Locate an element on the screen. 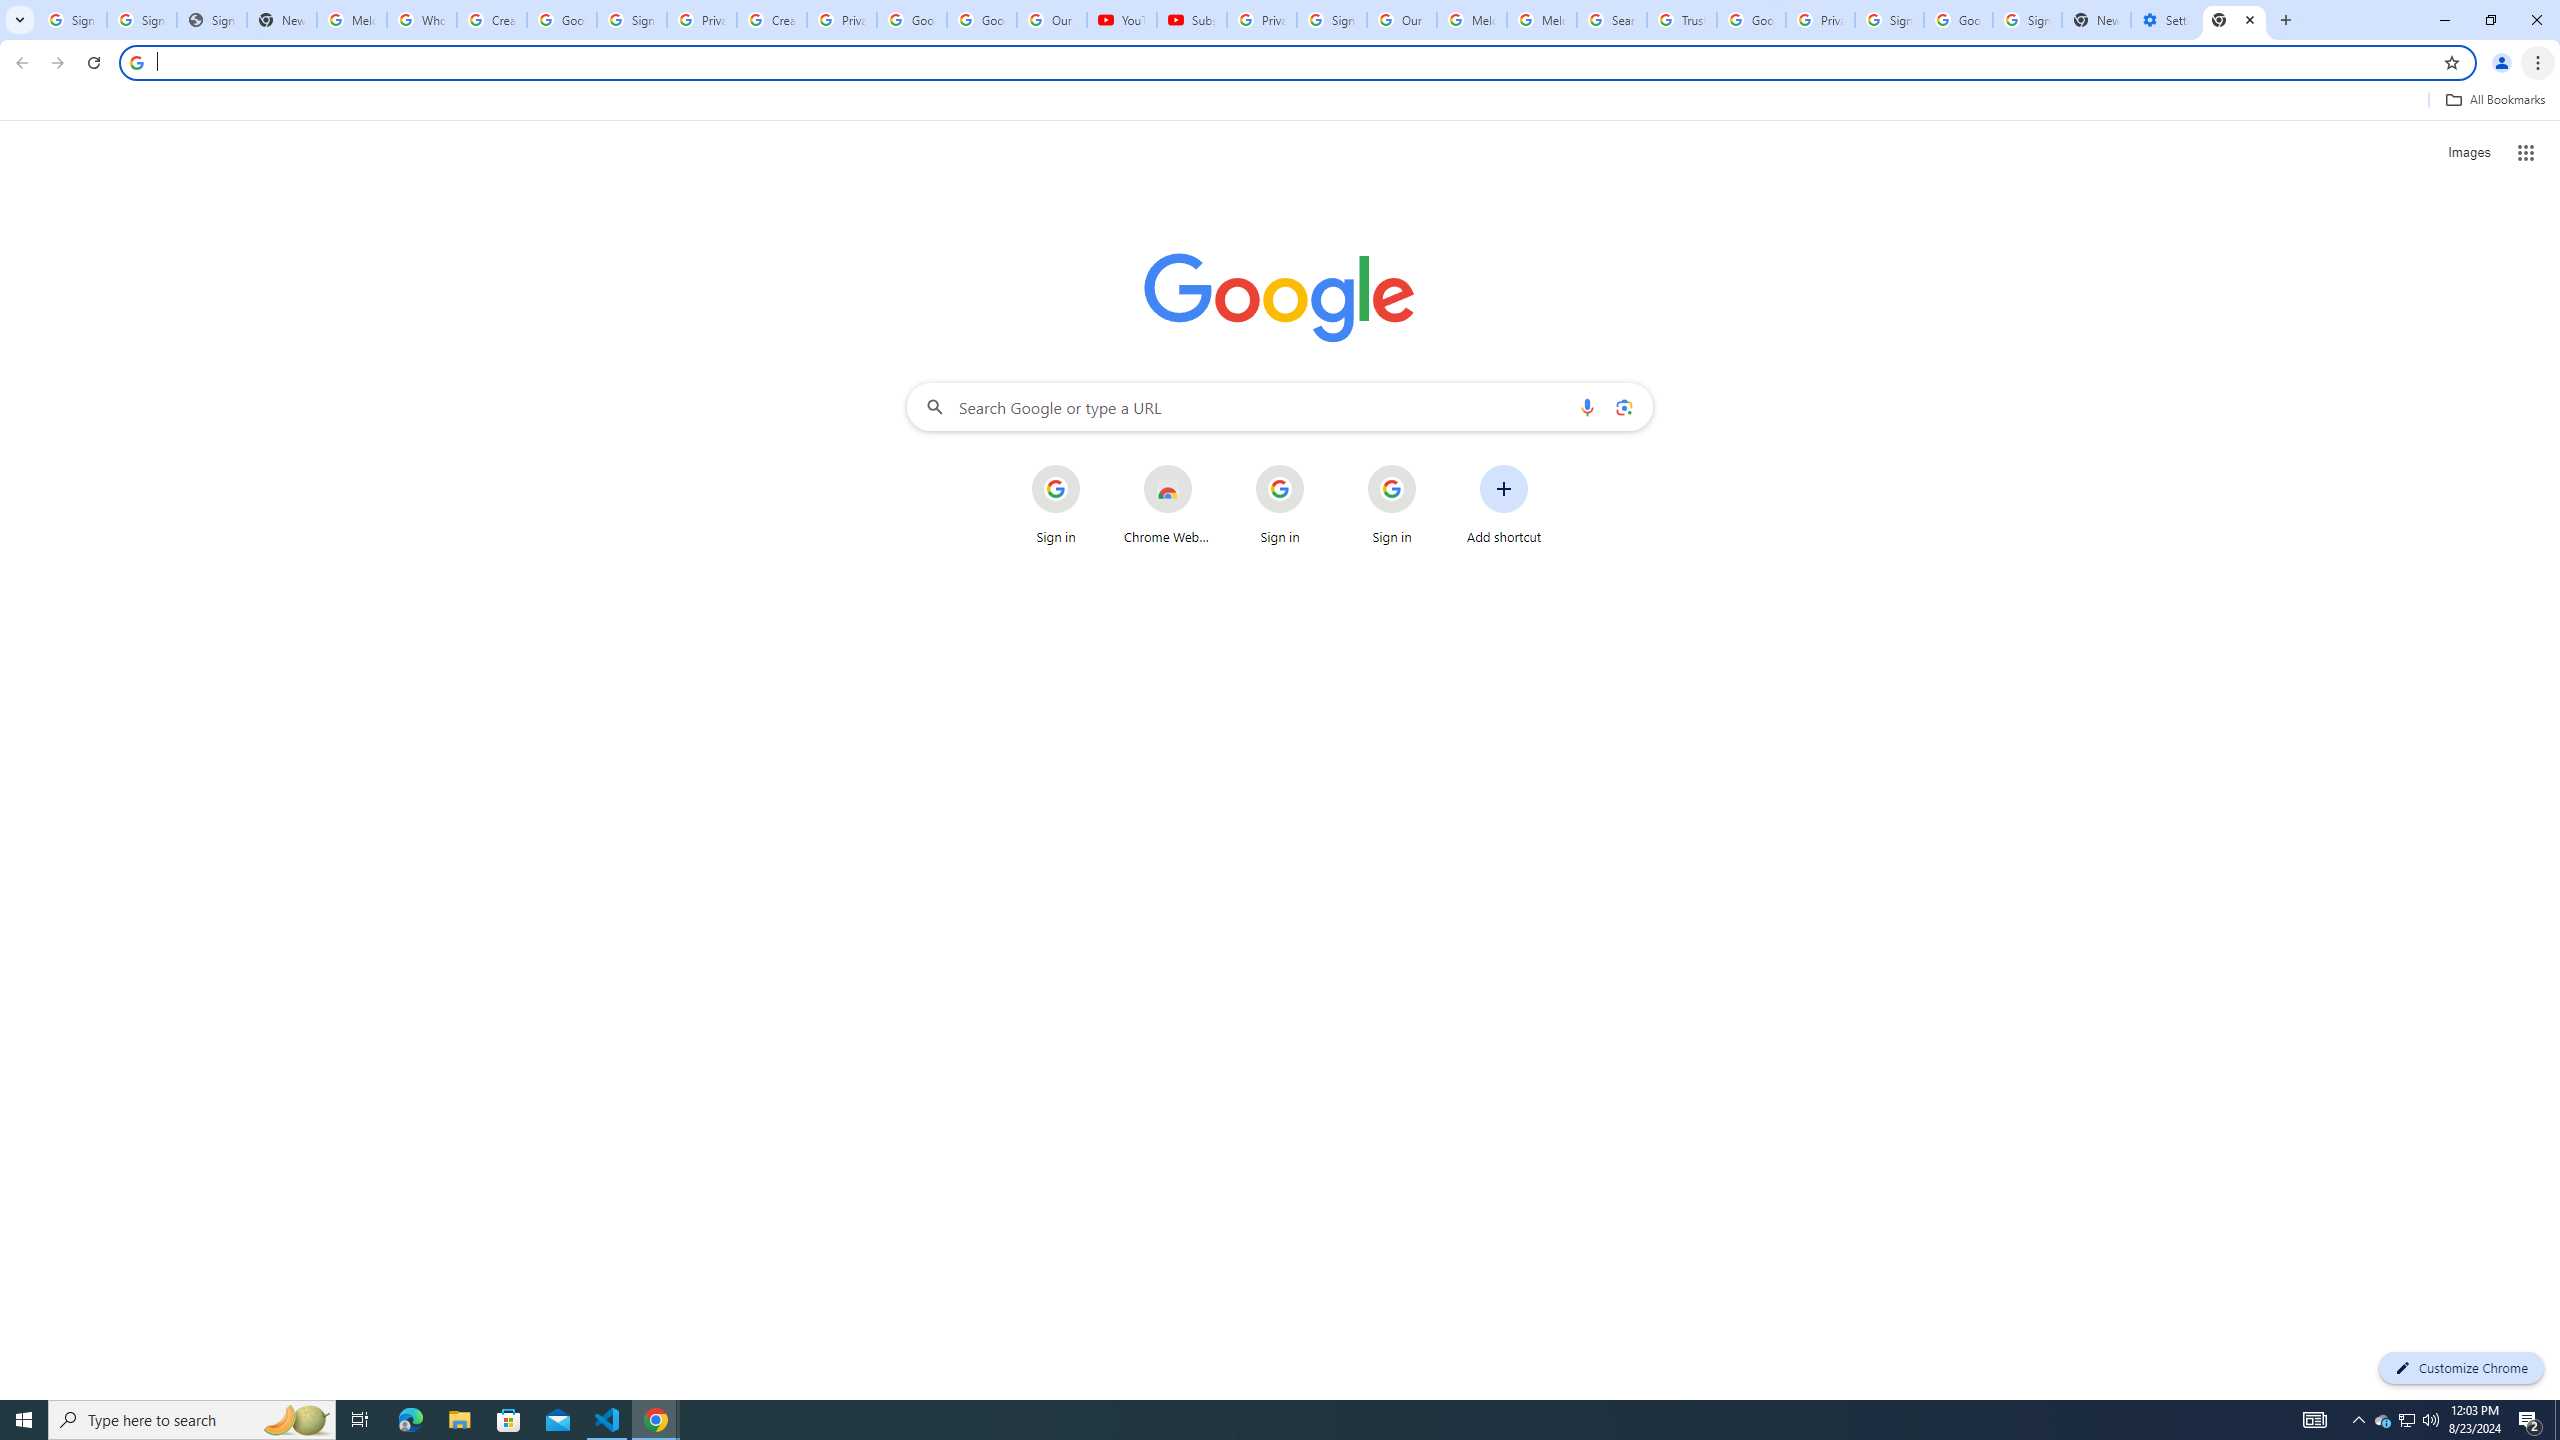 Image resolution: width=2560 pixels, height=1440 pixels. 'More actions for Sign in shortcut' is located at coordinates (1431, 467).